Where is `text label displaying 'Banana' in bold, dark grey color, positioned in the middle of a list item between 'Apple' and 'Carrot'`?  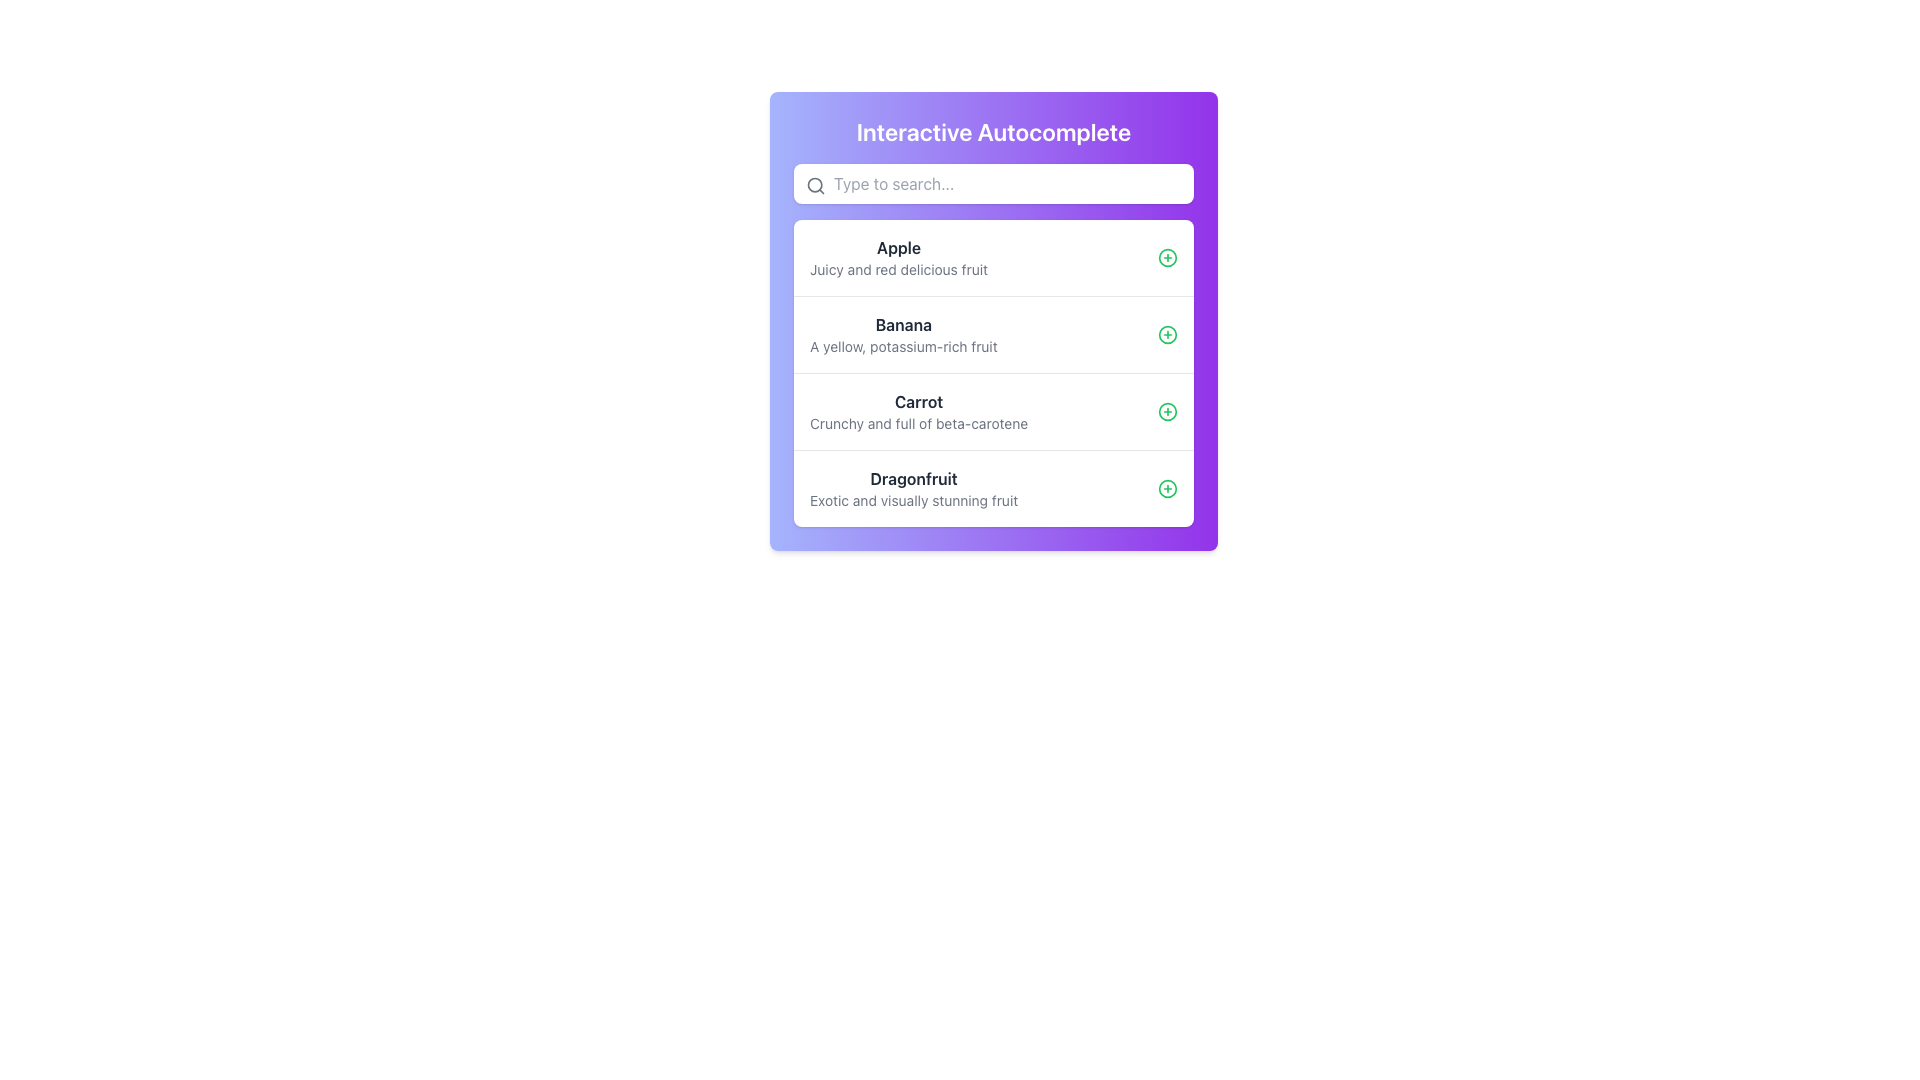
text label displaying 'Banana' in bold, dark grey color, positioned in the middle of a list item between 'Apple' and 'Carrot' is located at coordinates (902, 323).